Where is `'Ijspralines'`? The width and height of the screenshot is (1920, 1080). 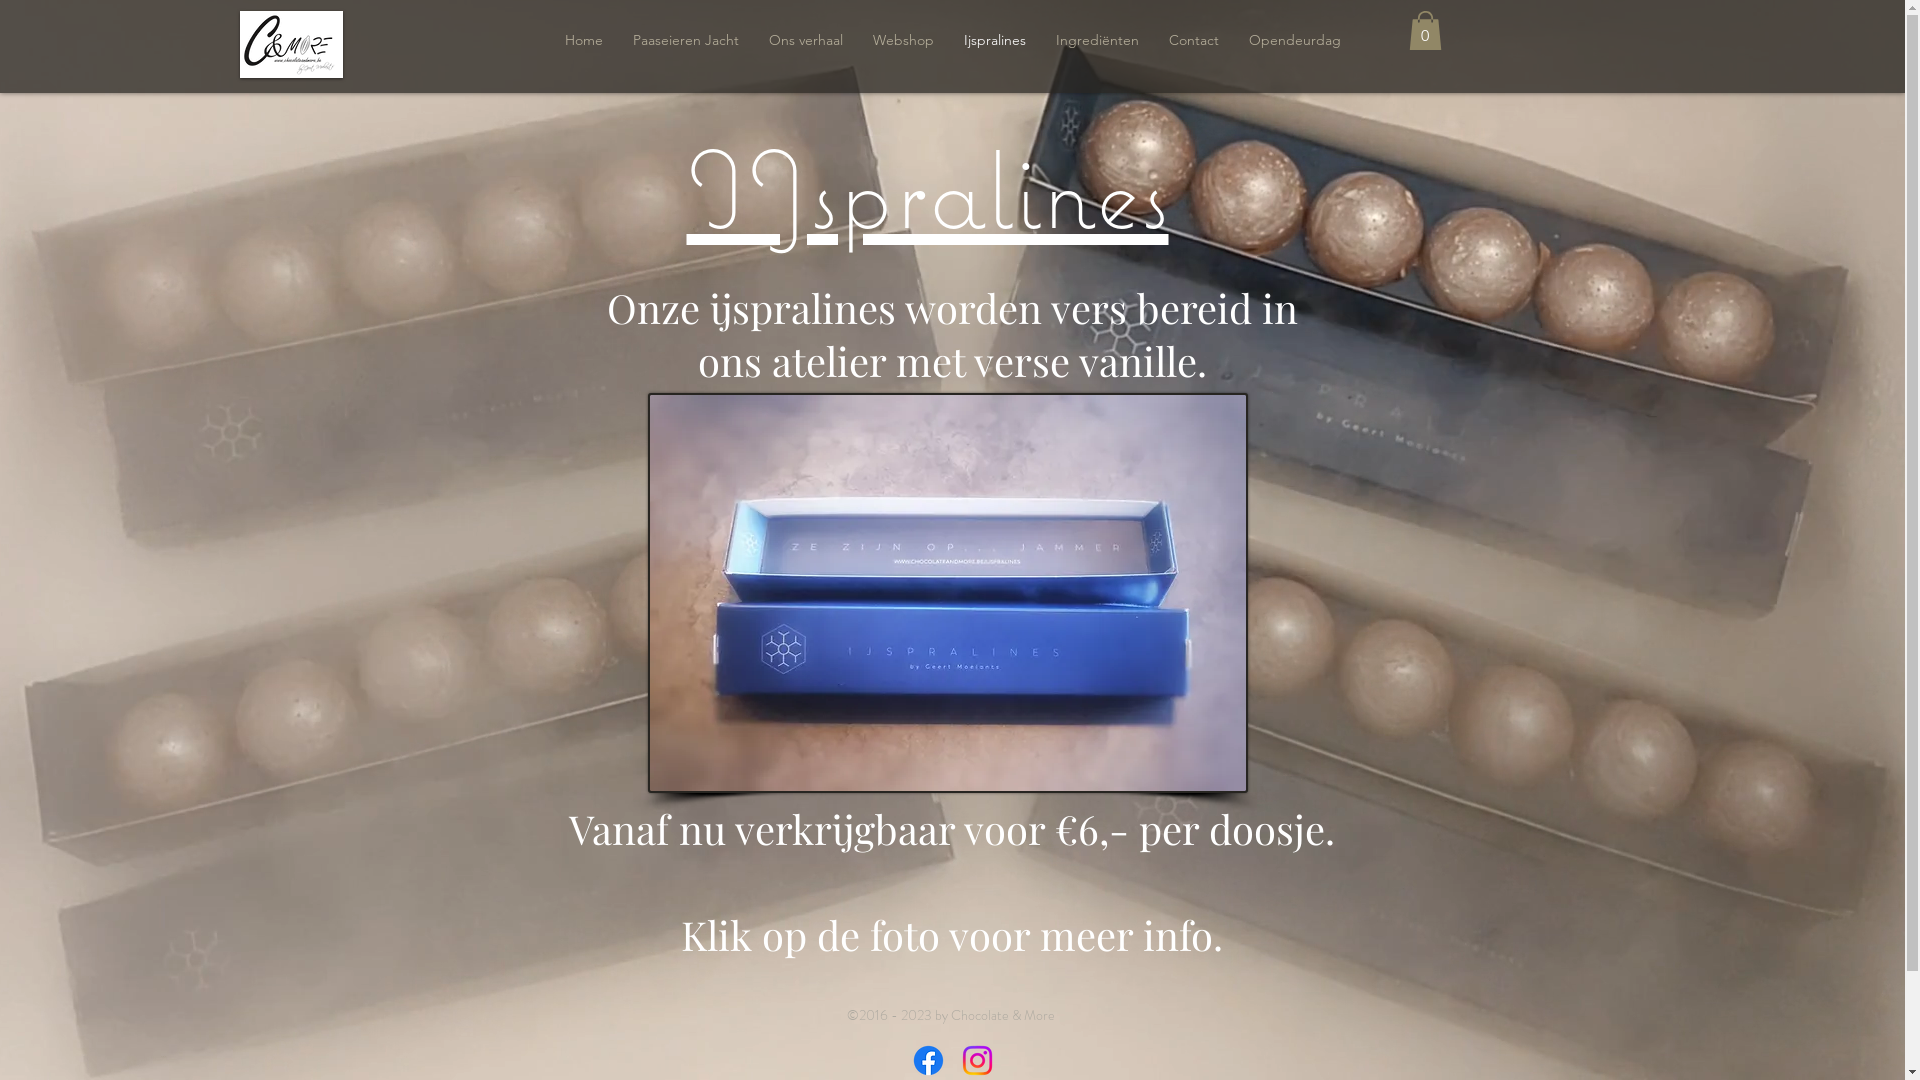
'Ijspralines' is located at coordinates (993, 39).